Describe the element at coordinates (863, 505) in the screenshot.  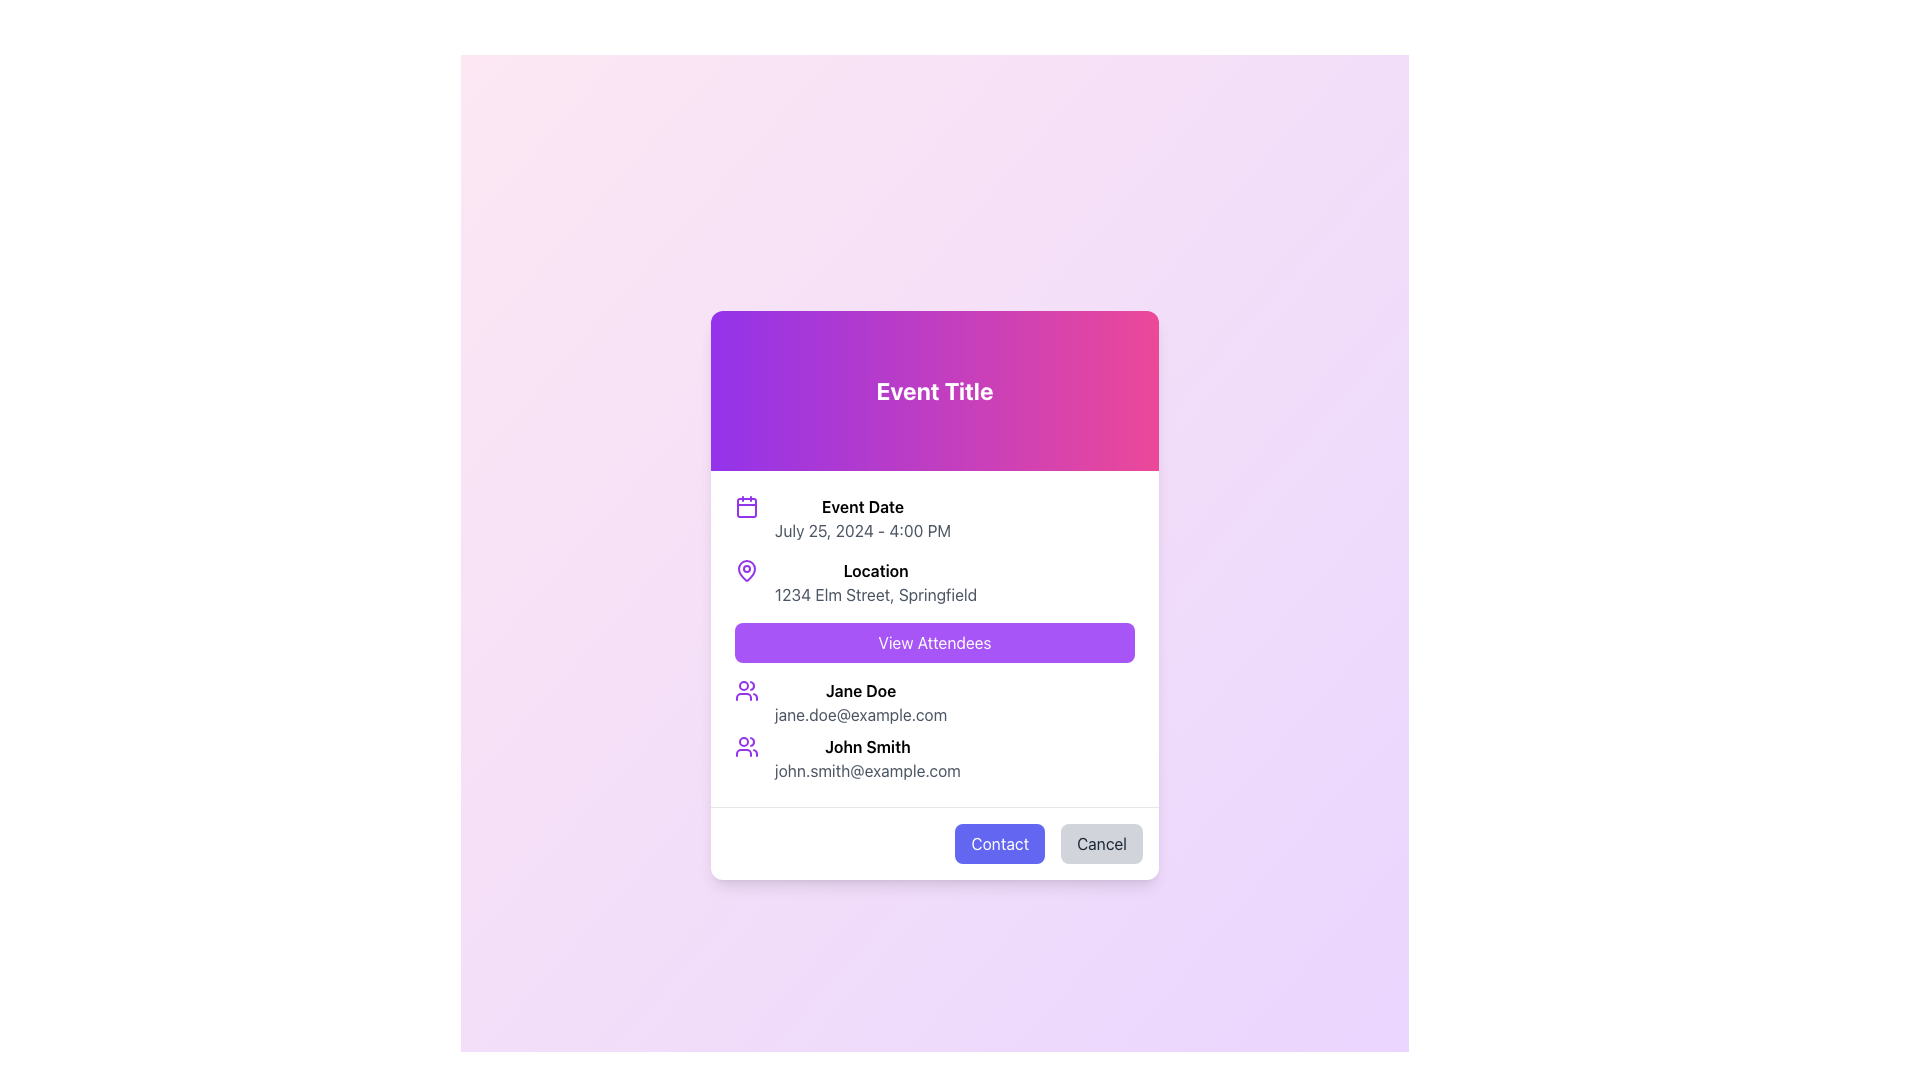
I see `the text label displaying 'Event Date', which is styled in bold font and located above the text 'July 25, 2024 - 4:00 PM' within a modal under the header 'Event Title'` at that location.